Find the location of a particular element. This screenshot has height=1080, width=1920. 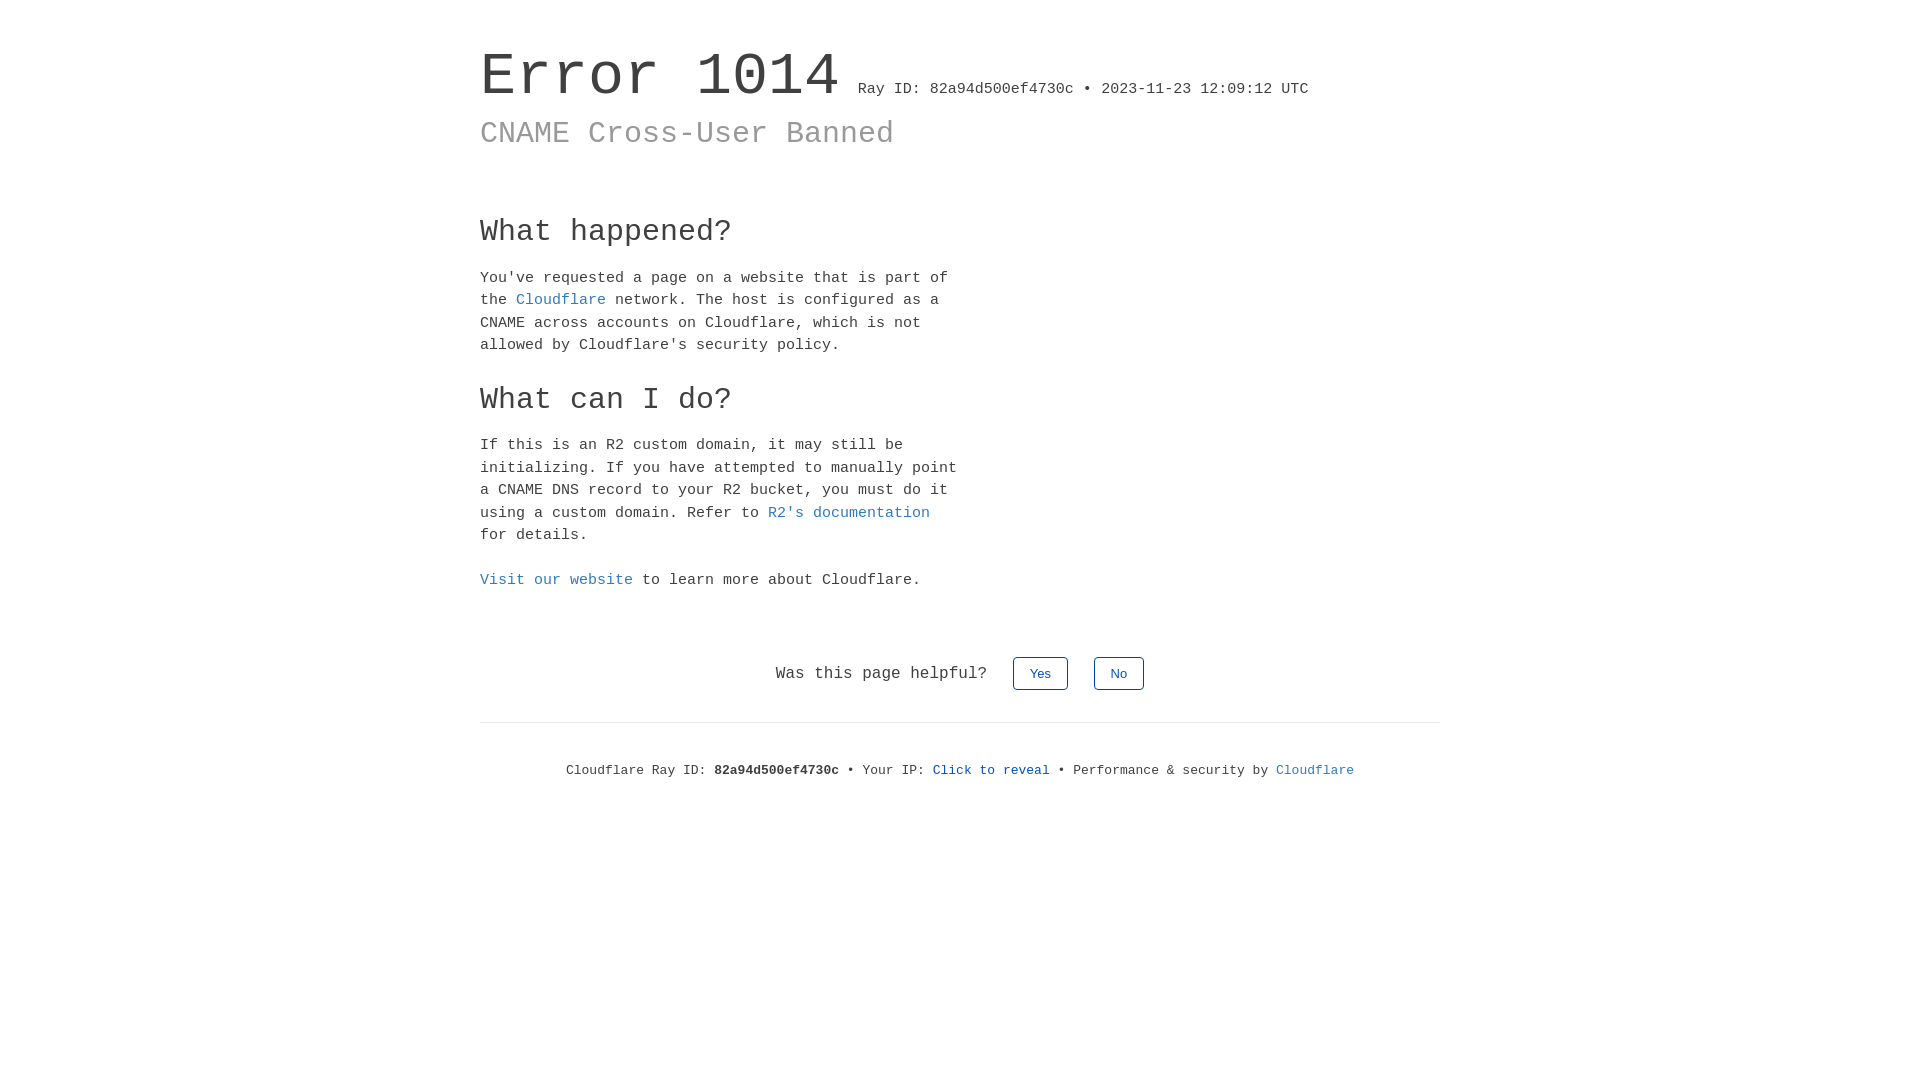

'No' is located at coordinates (1118, 672).